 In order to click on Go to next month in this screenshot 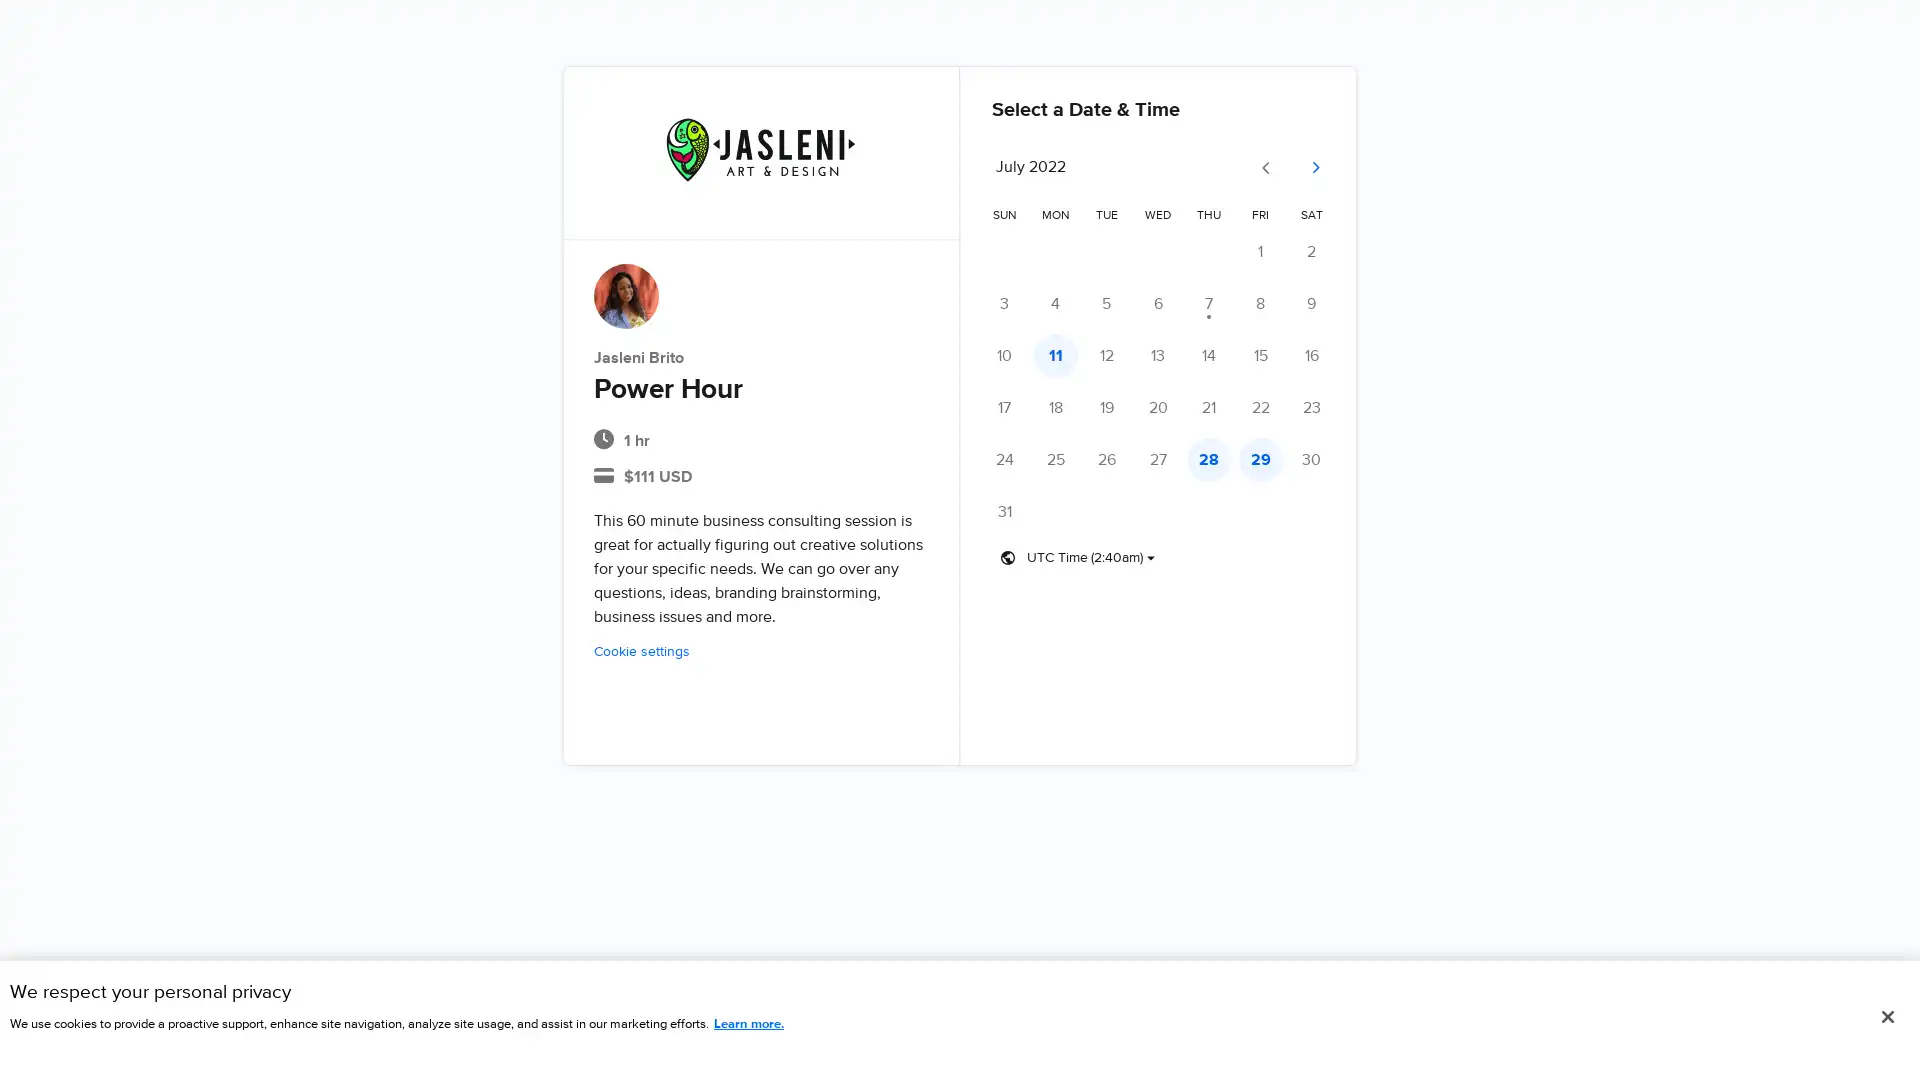, I will do `click(1316, 167)`.